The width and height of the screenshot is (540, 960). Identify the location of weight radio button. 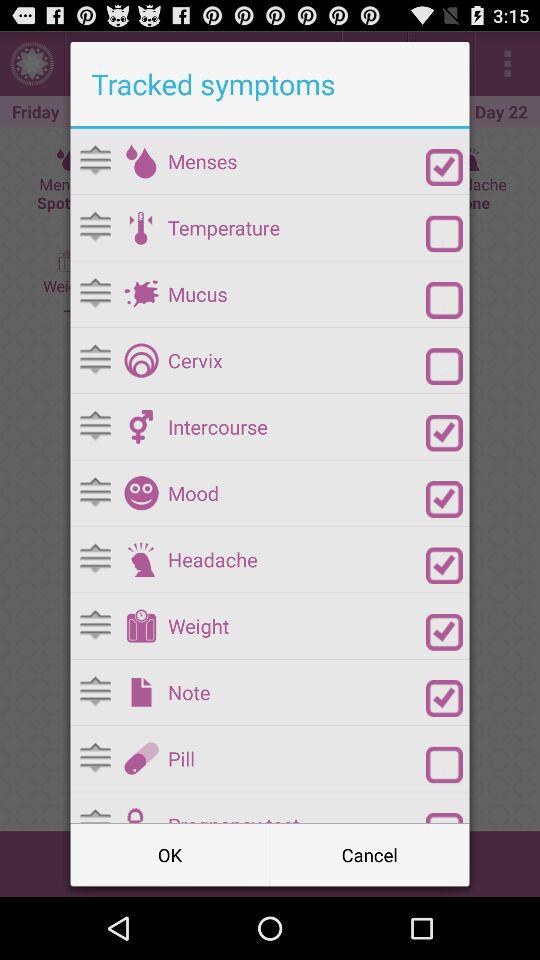
(444, 631).